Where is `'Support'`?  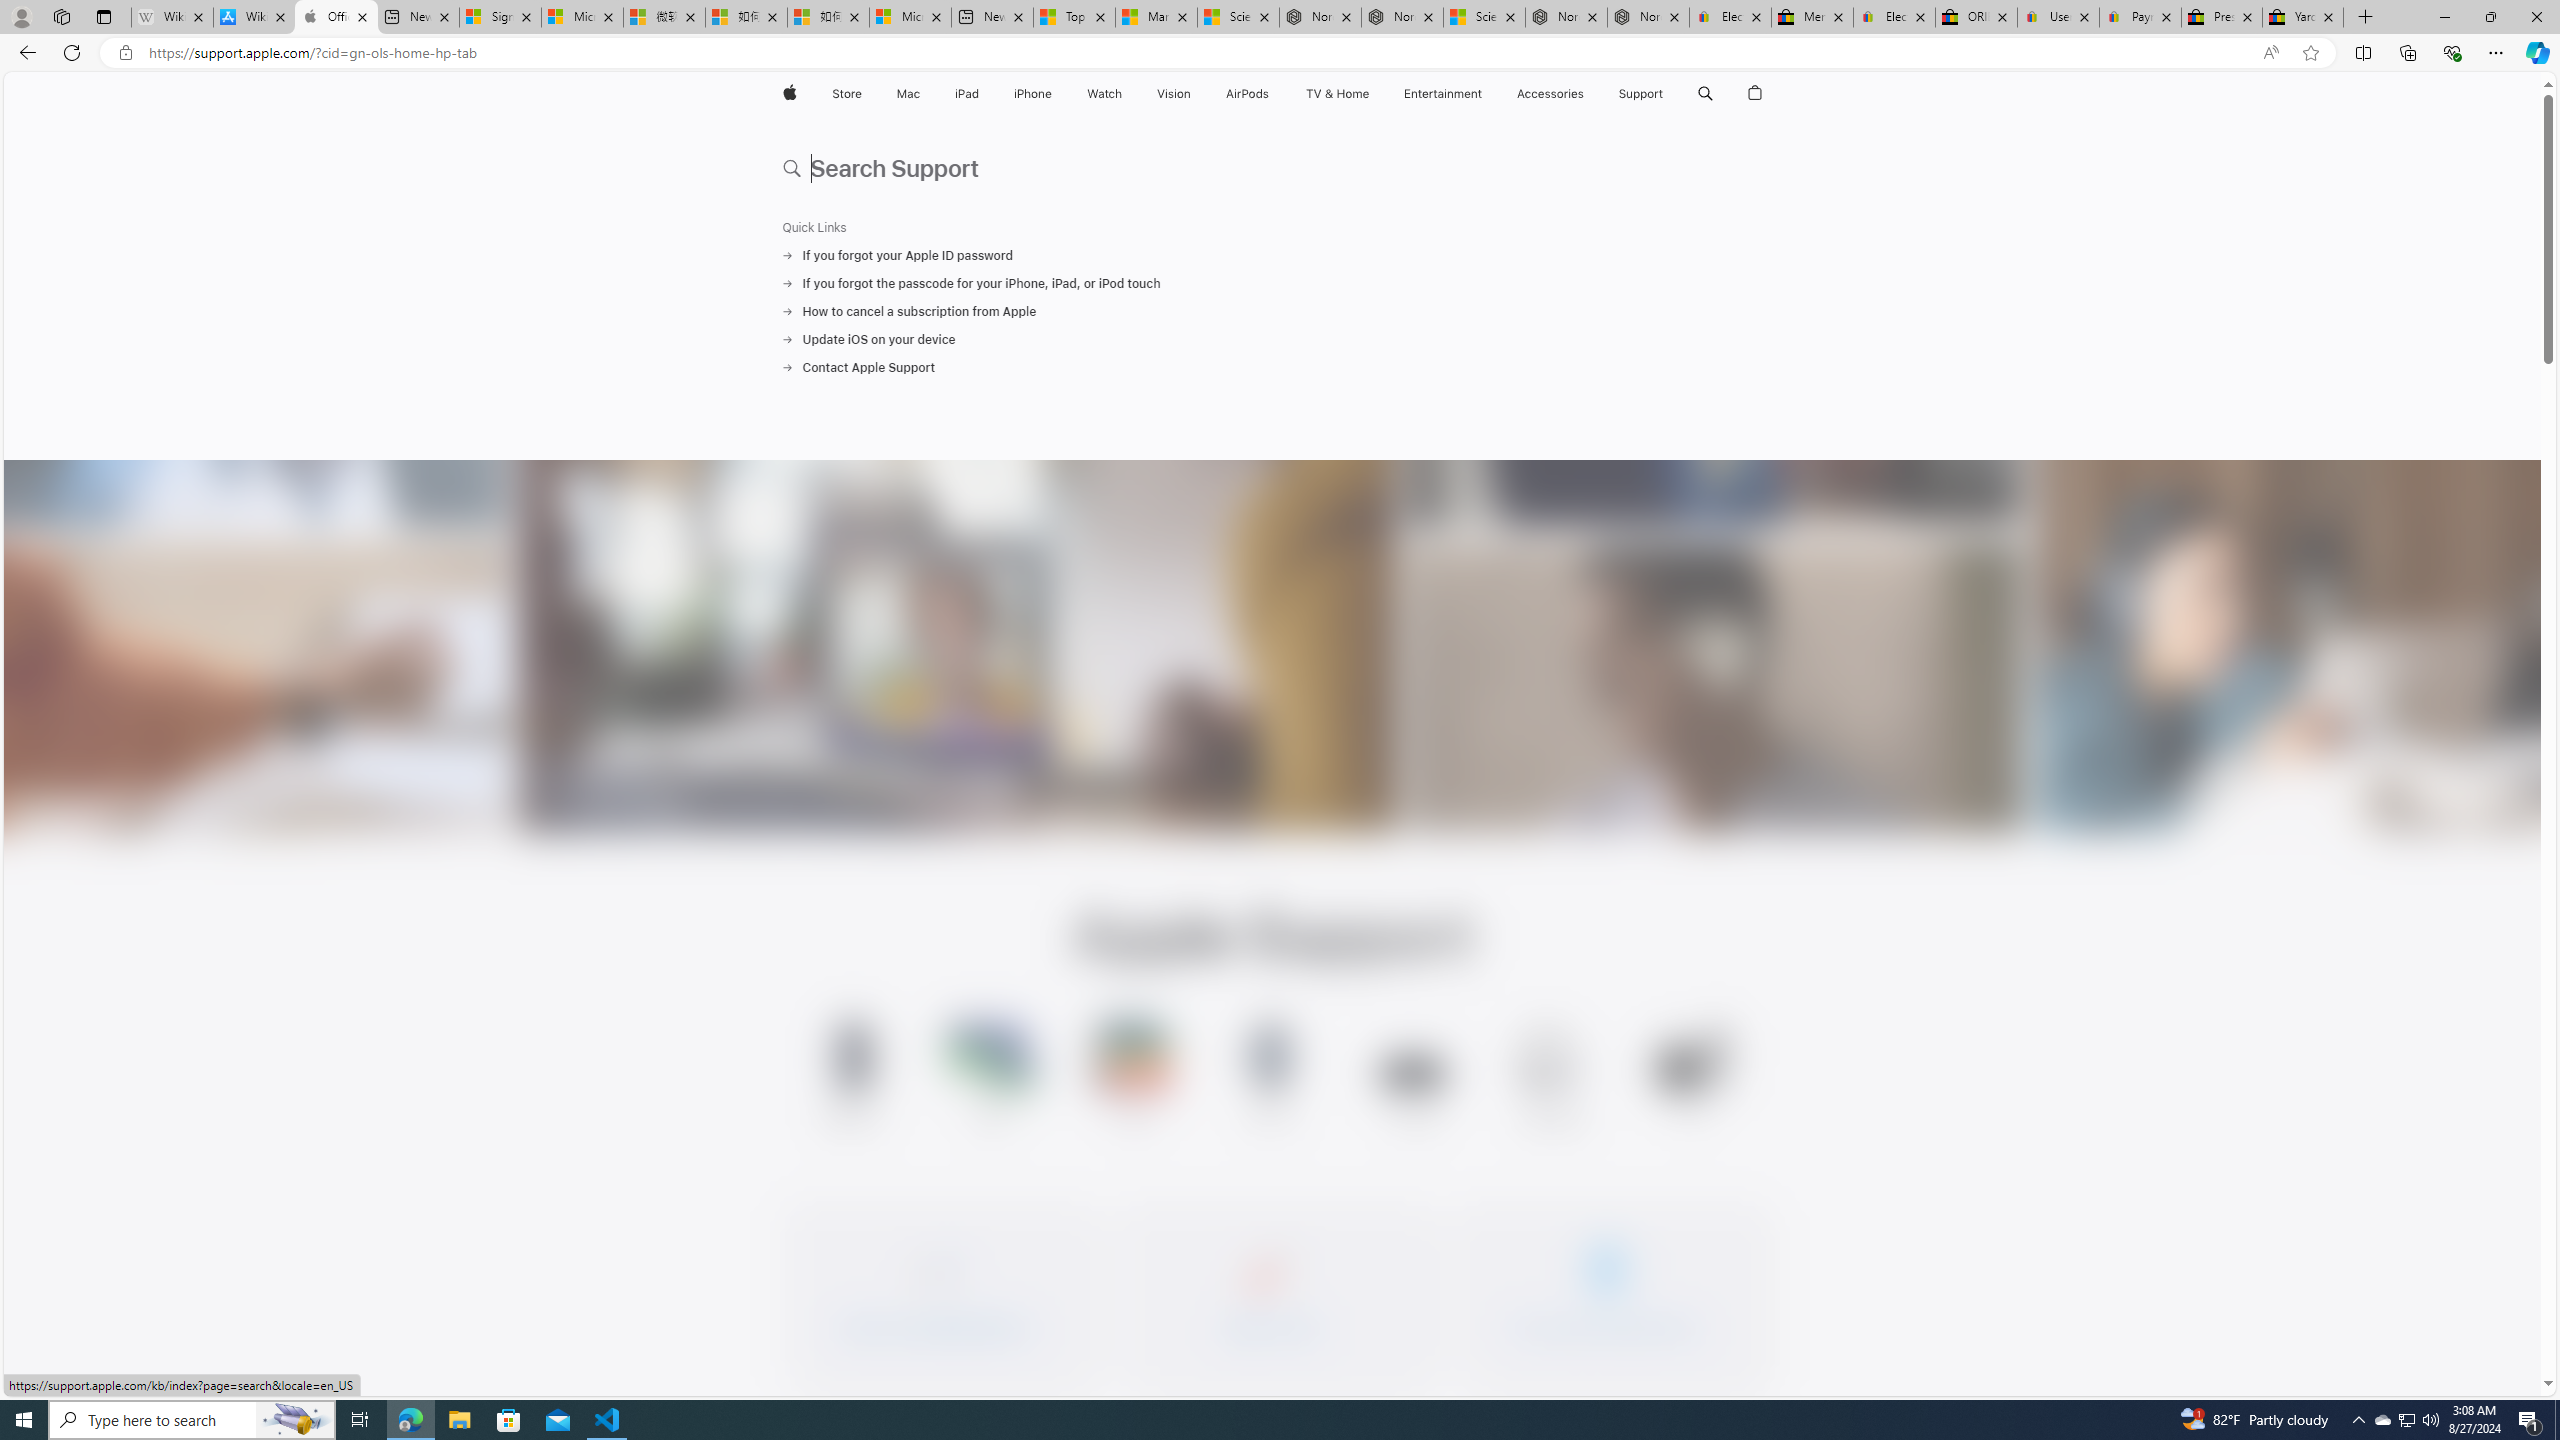 'Support' is located at coordinates (1639, 93).